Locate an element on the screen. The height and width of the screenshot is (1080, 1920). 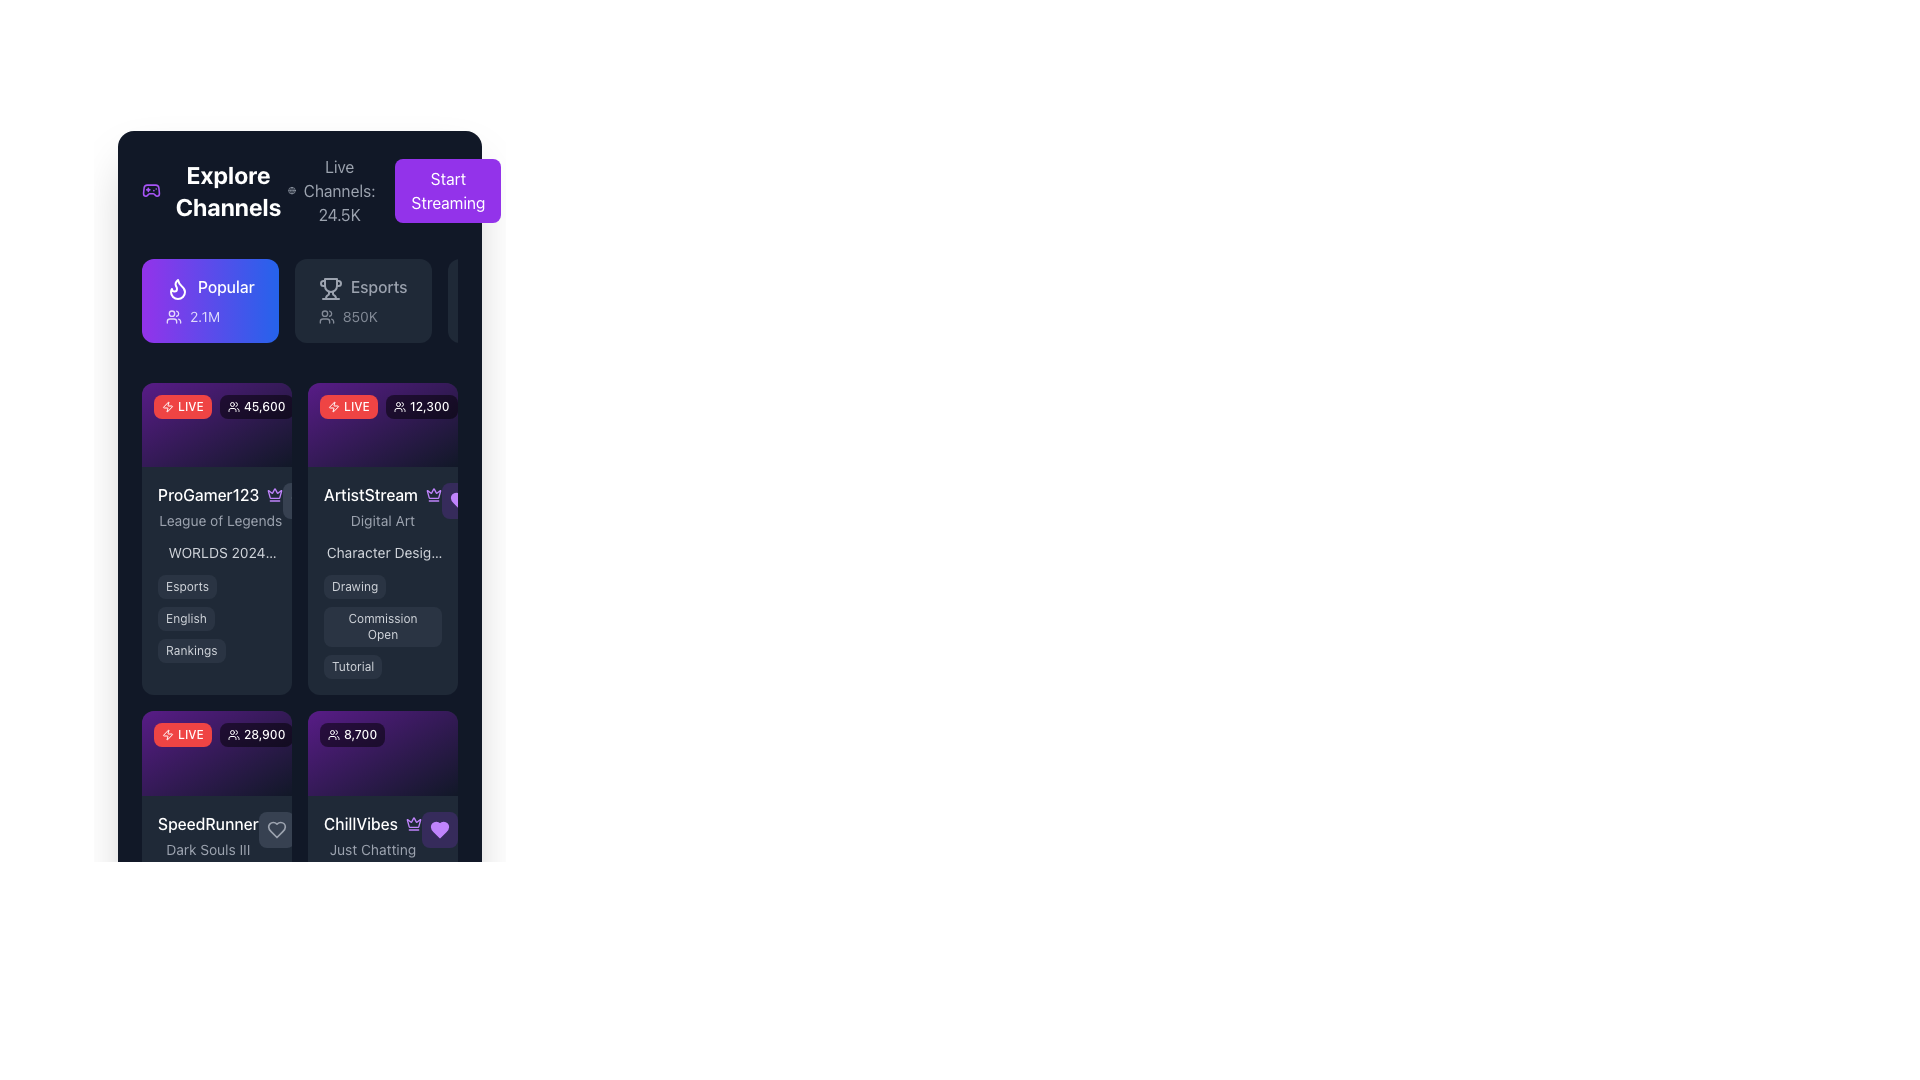
the text label representing a streaming channel, located in the upper-left quadrant under the 'Popular' category, which is the first entry in its list is located at coordinates (220, 506).